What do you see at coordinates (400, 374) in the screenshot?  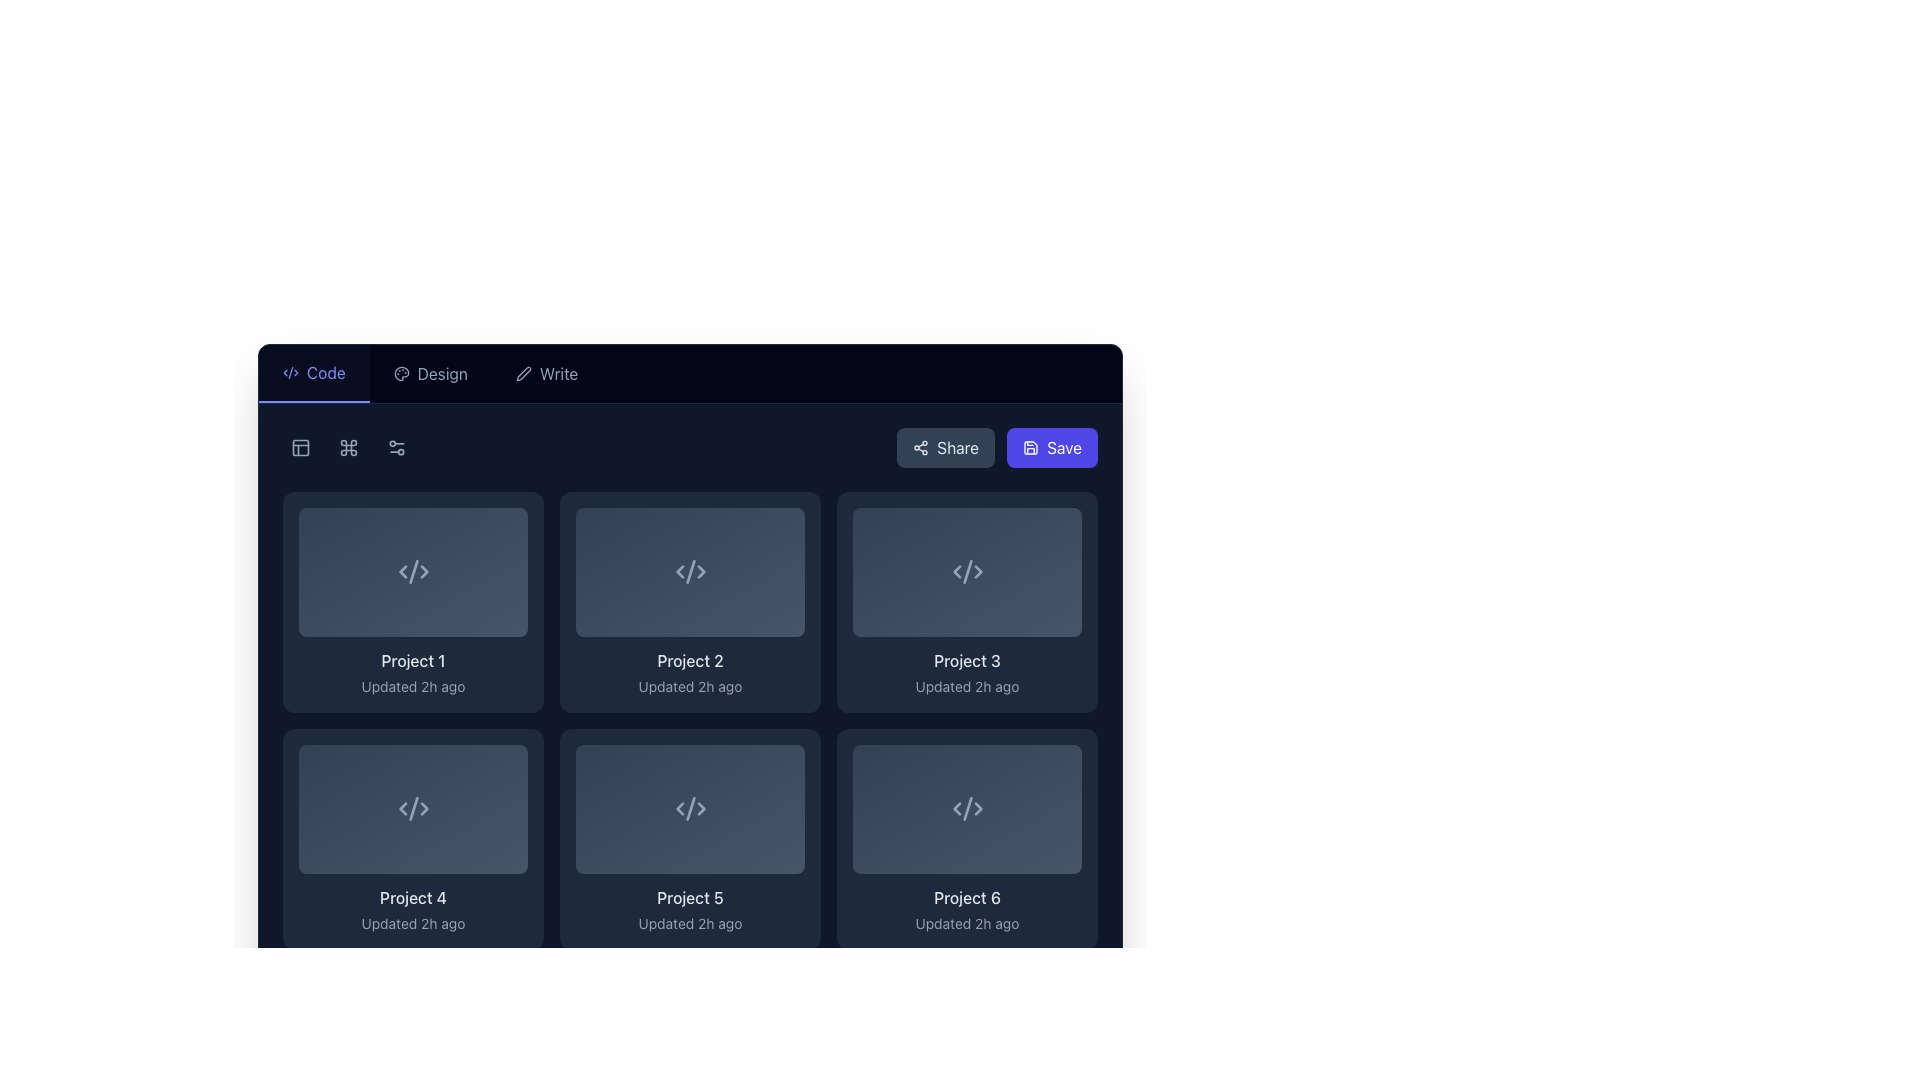 I see `the SVG icon representing a palette, located towards the top left corner of the interface` at bounding box center [400, 374].